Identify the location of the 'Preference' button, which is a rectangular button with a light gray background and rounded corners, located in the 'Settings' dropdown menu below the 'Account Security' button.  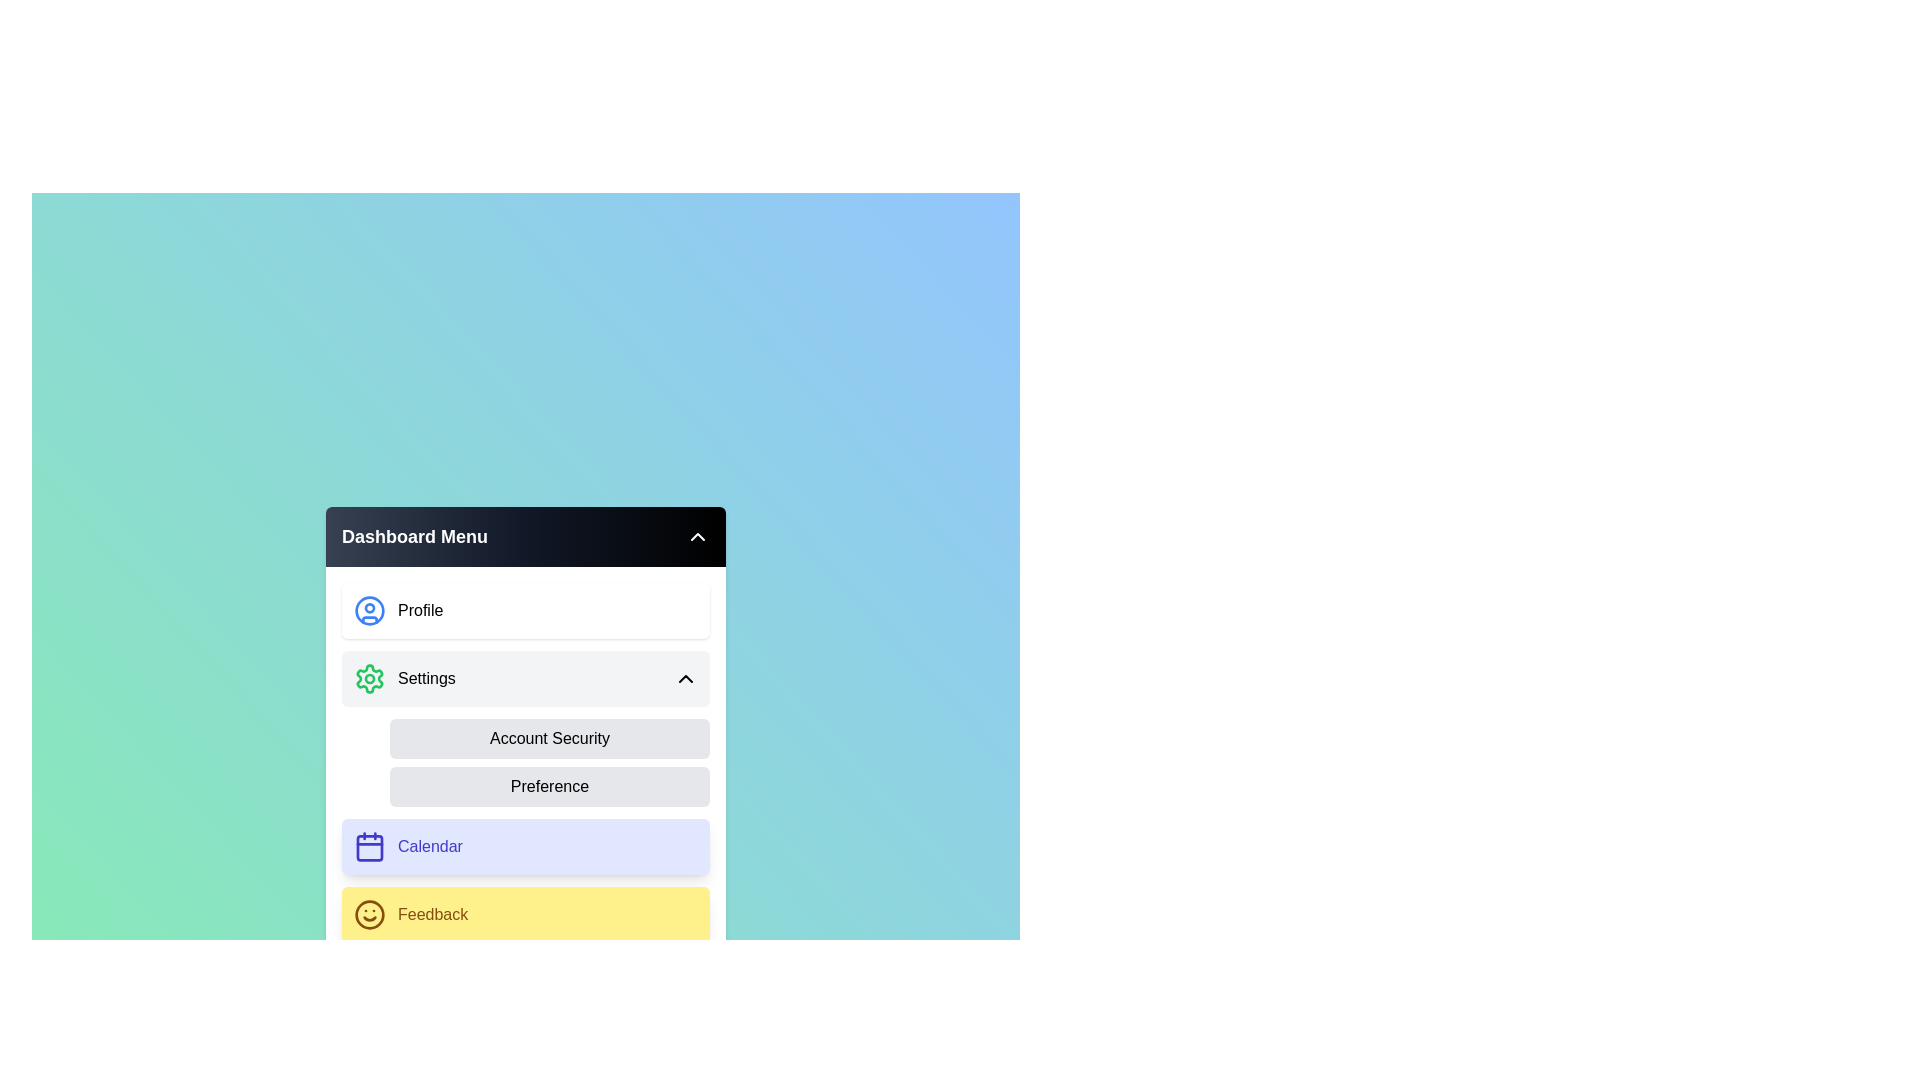
(550, 785).